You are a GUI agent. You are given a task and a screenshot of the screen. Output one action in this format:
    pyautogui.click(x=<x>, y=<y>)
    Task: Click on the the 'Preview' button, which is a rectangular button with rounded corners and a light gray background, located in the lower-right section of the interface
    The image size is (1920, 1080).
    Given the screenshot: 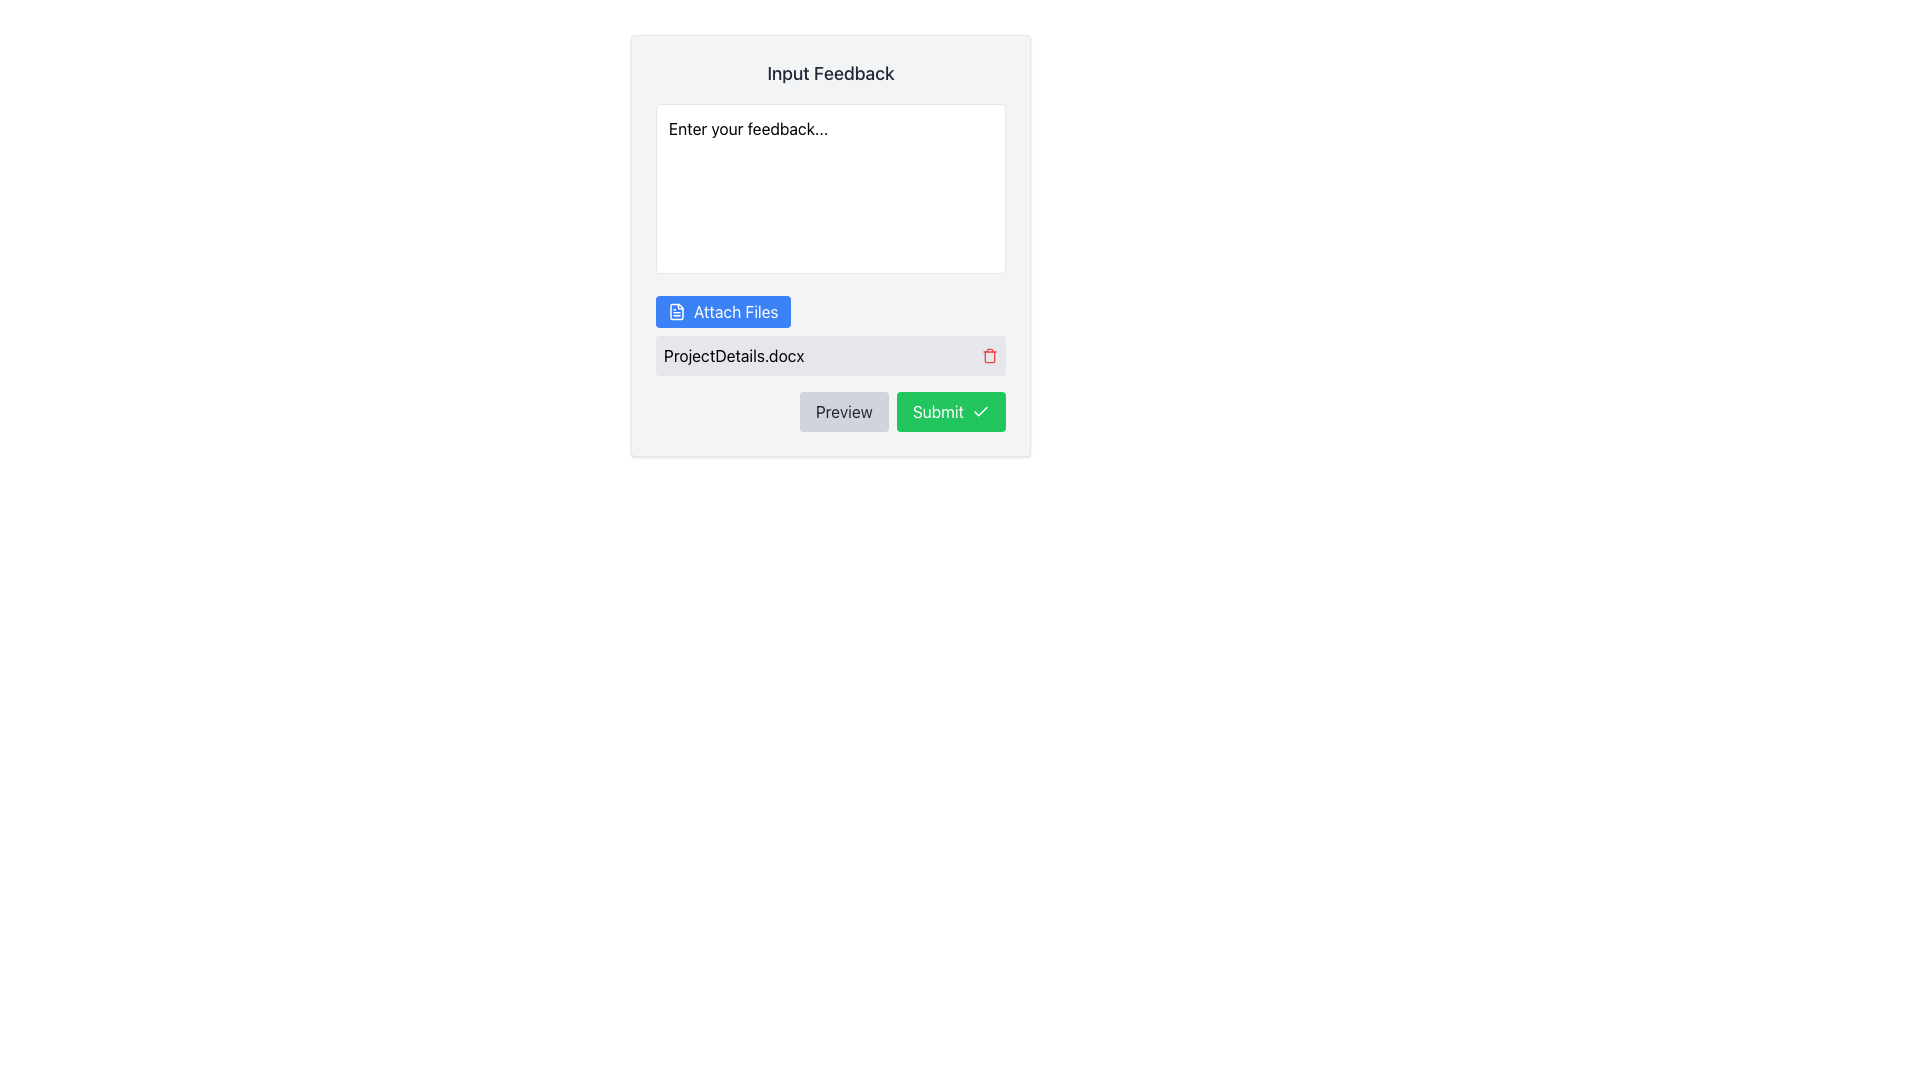 What is the action you would take?
    pyautogui.click(x=844, y=411)
    